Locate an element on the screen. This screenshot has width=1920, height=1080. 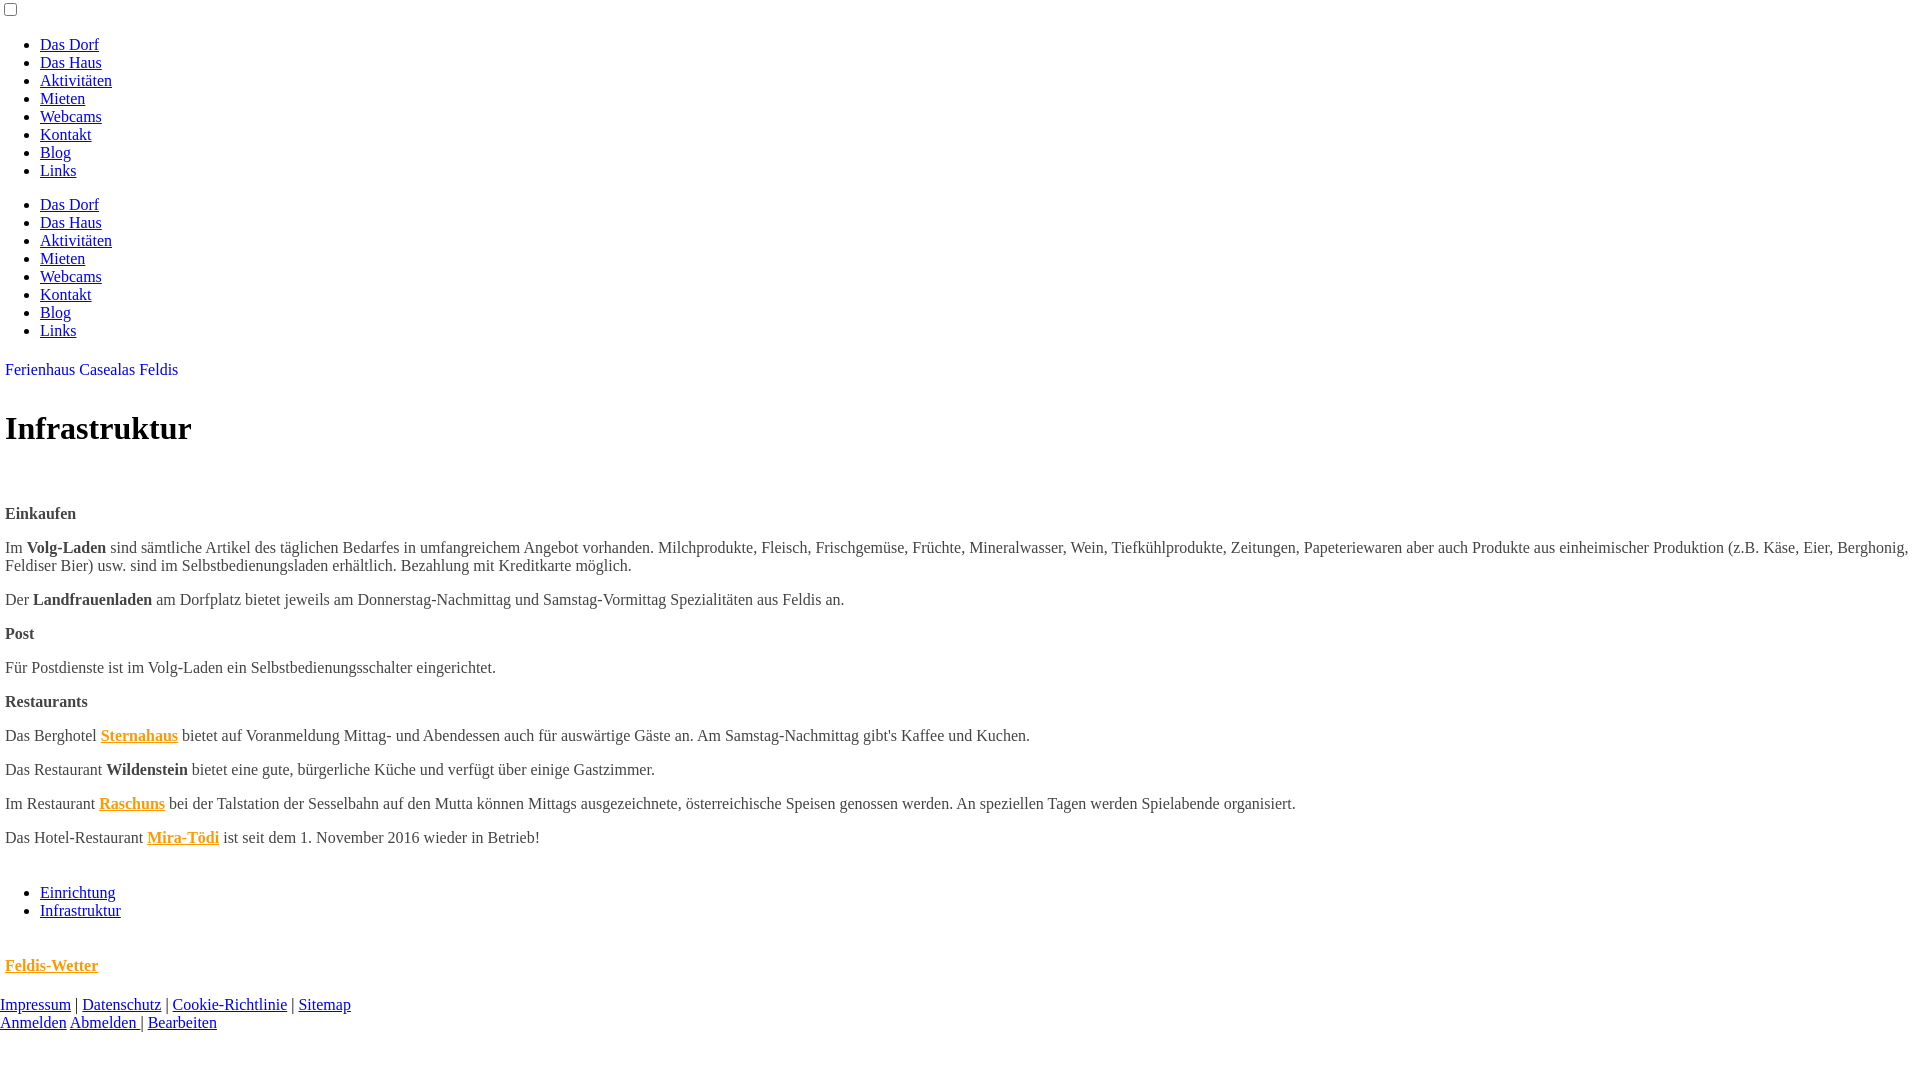
'Das Dorf' is located at coordinates (69, 204).